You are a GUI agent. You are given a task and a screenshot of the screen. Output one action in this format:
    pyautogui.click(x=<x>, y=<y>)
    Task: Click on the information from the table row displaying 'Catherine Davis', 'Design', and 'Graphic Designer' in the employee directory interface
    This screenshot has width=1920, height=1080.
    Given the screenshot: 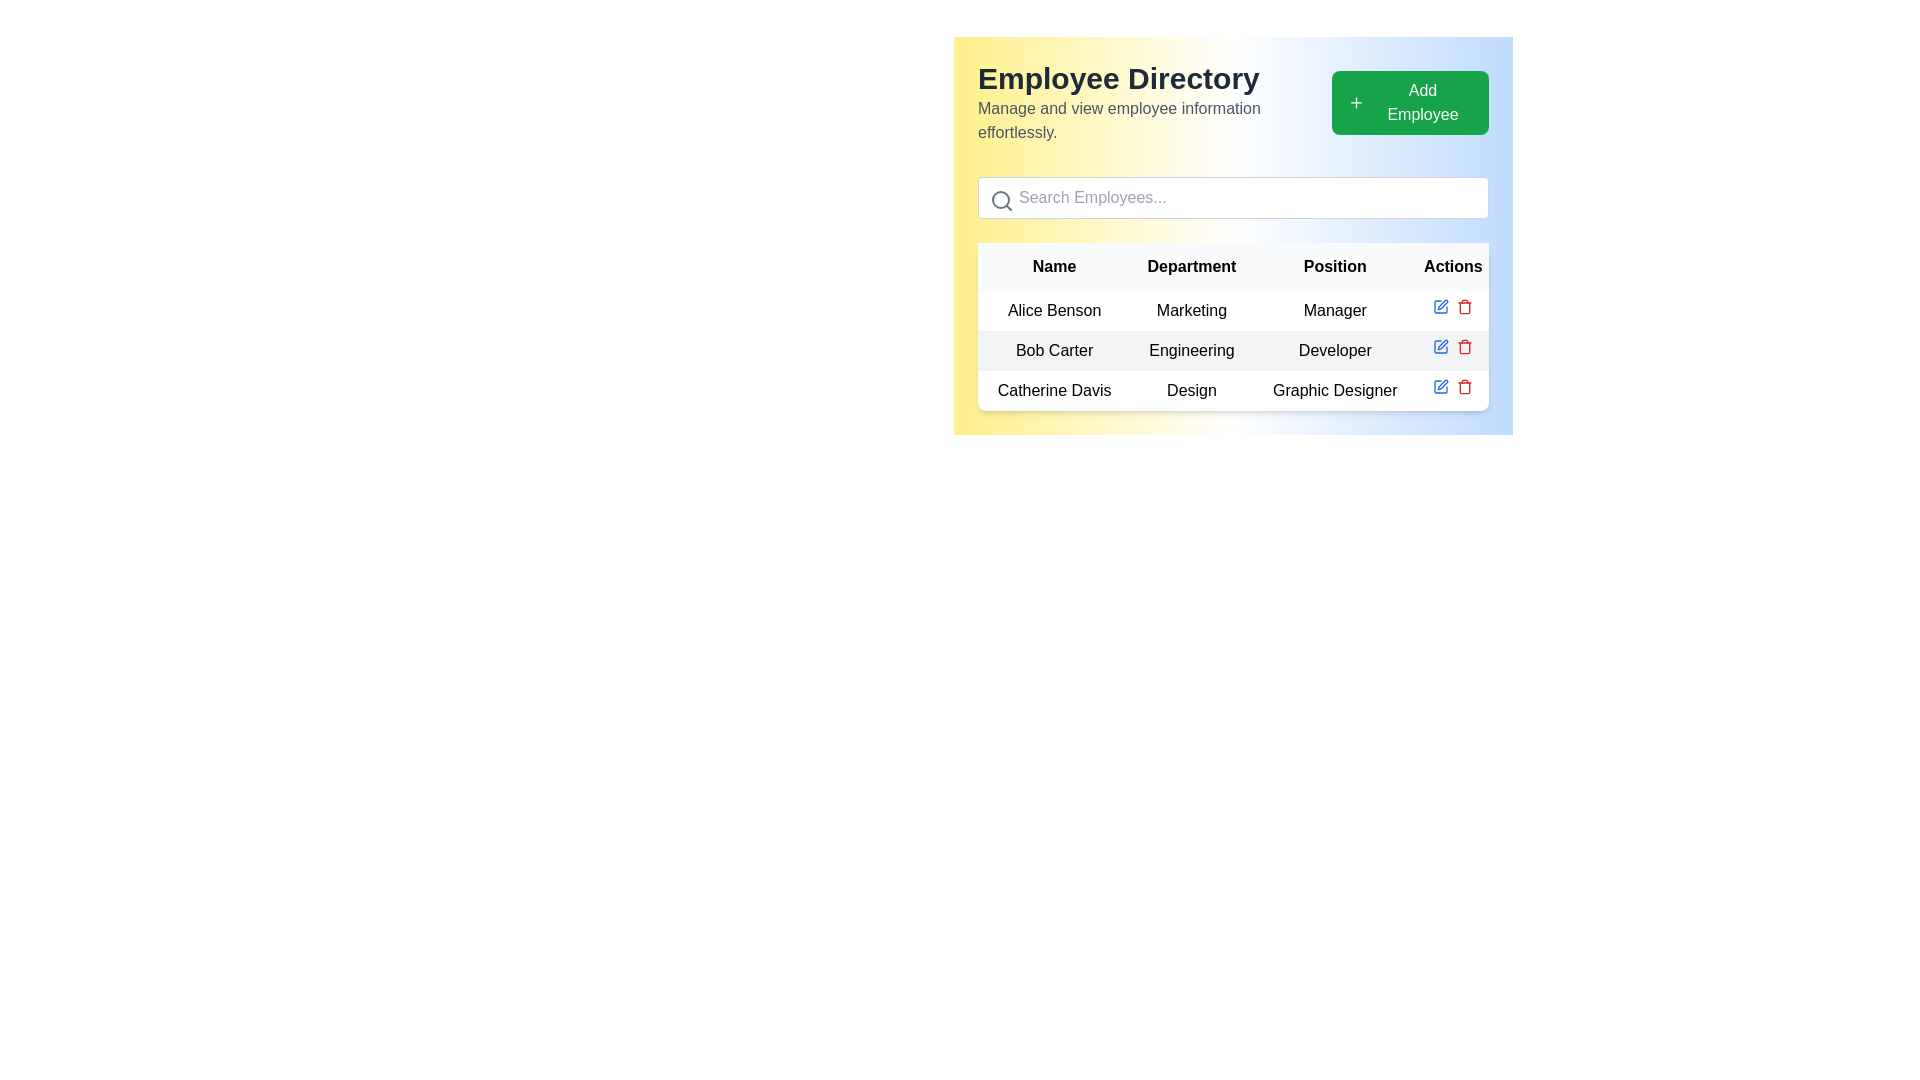 What is the action you would take?
    pyautogui.click(x=1232, y=390)
    